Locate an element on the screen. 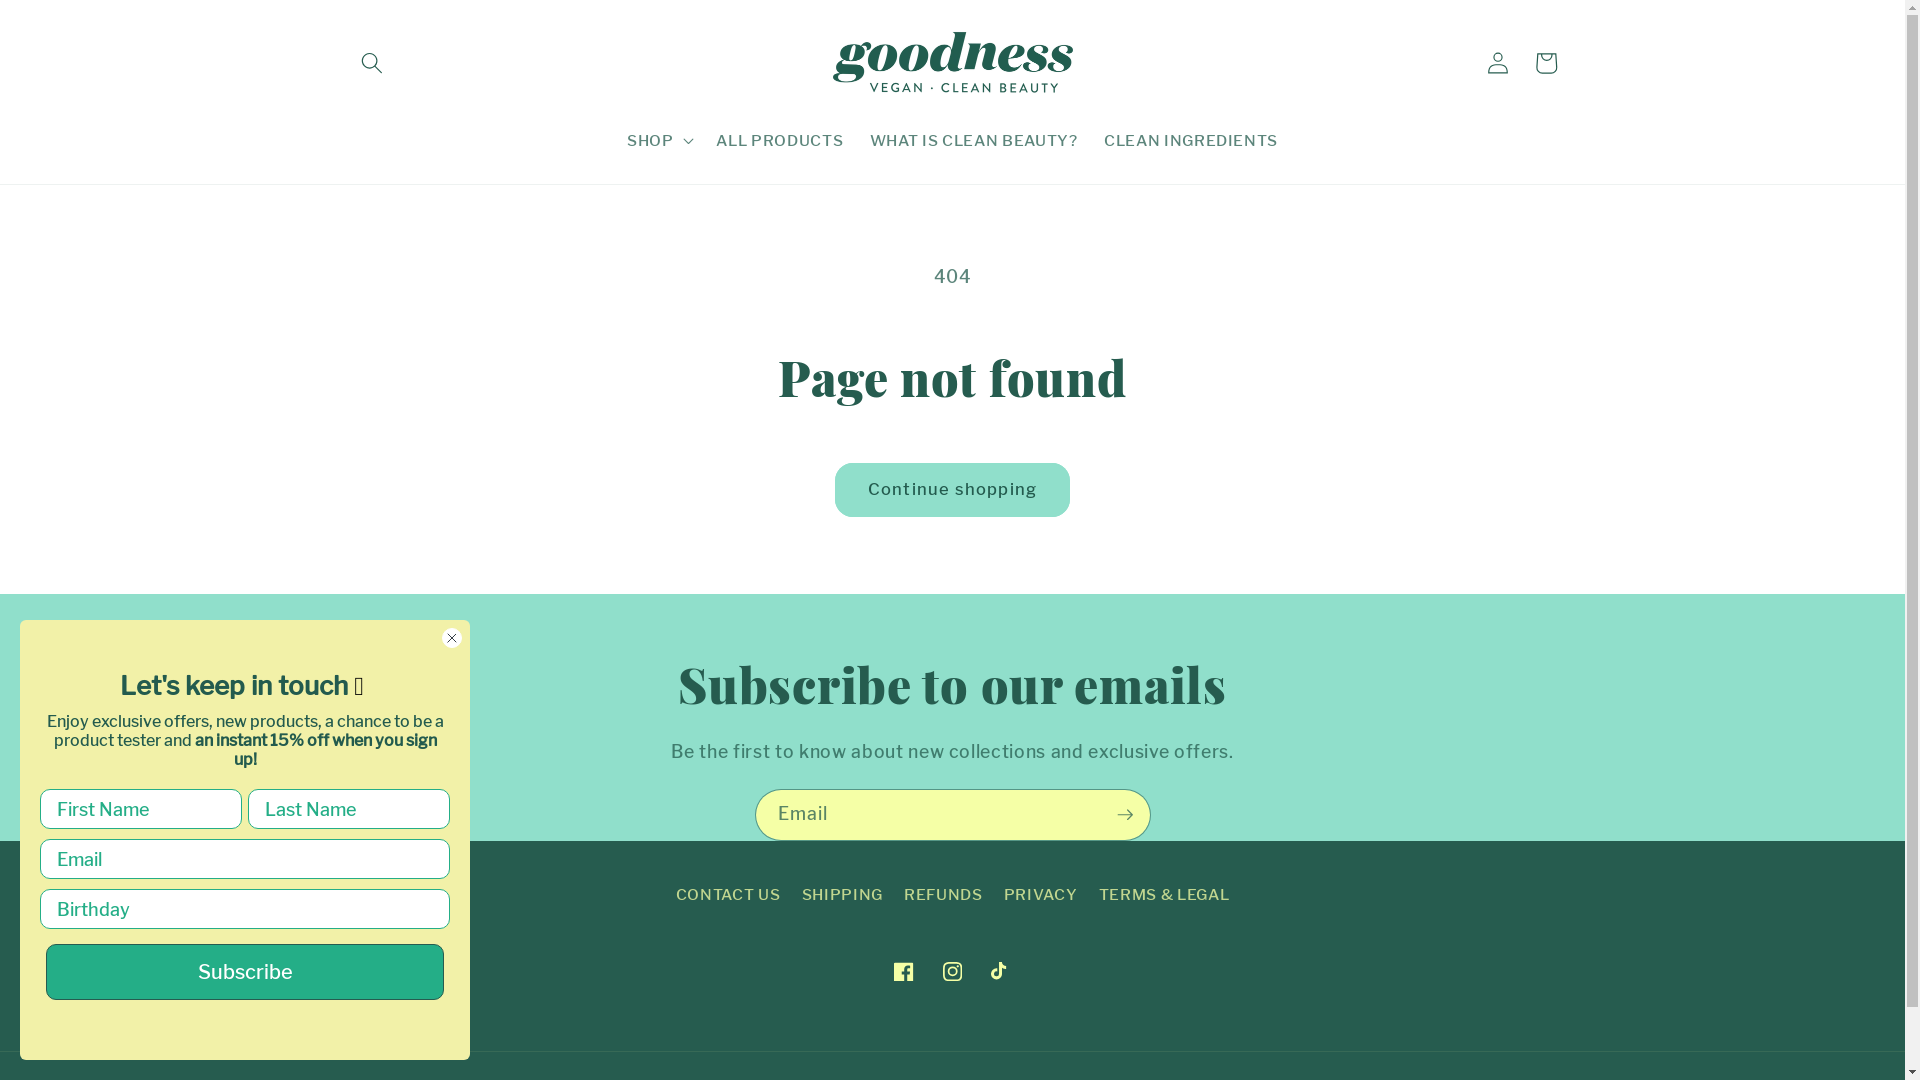  'Subscribe' is located at coordinates (243, 971).